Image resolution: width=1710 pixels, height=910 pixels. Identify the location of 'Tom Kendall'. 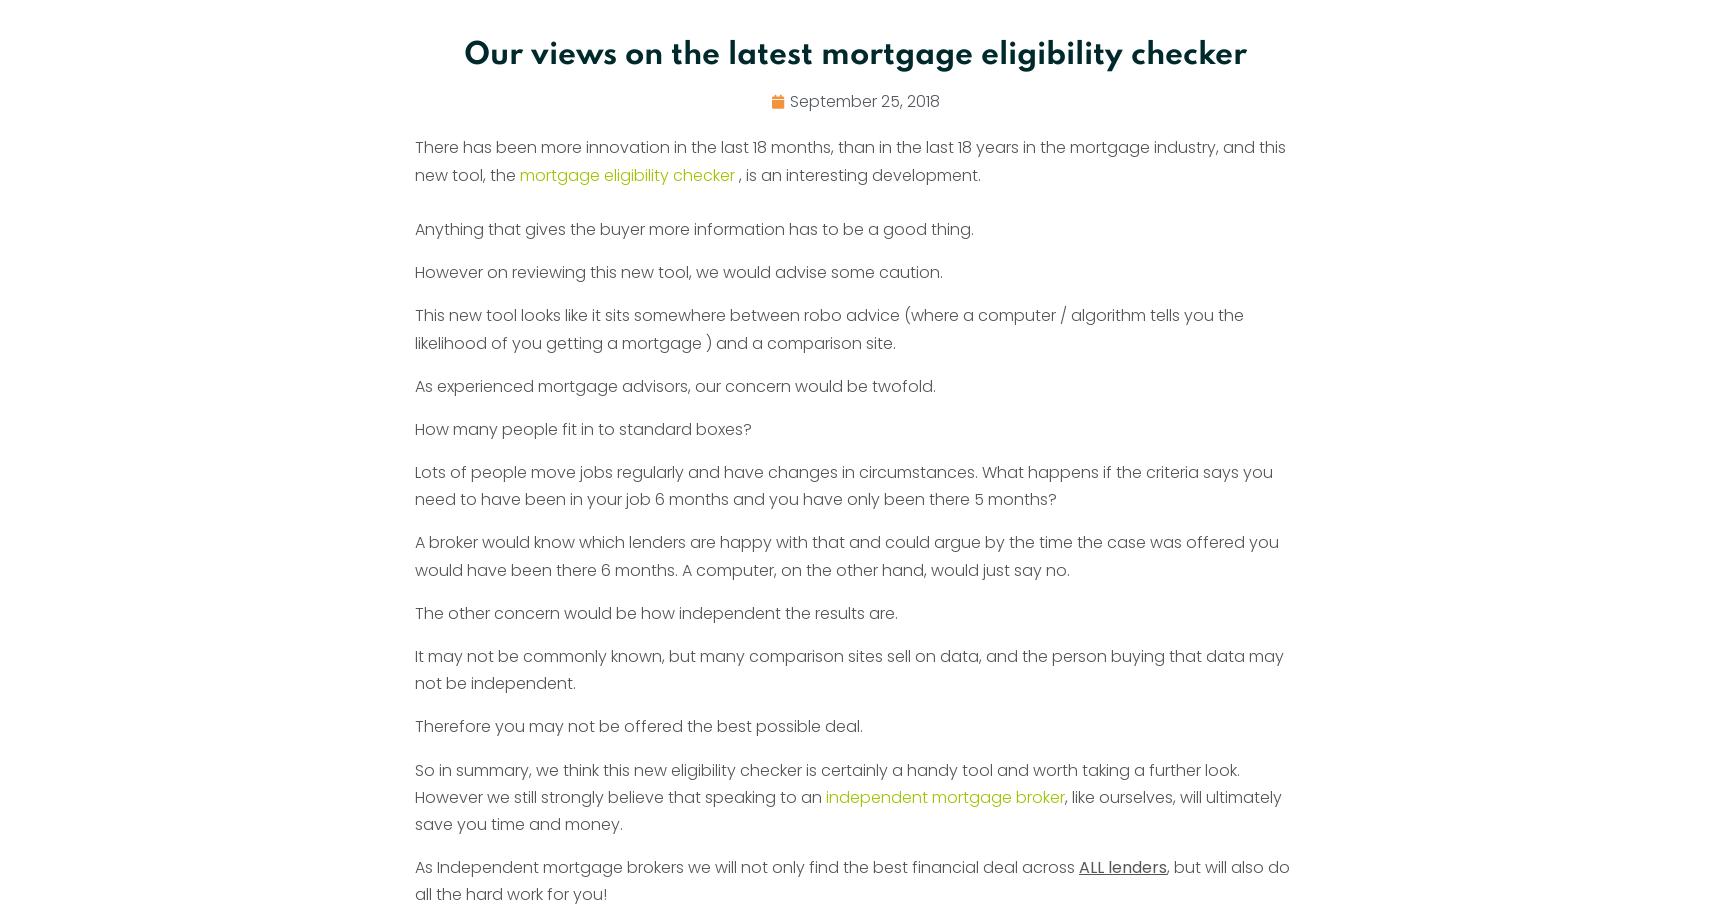
(747, 128).